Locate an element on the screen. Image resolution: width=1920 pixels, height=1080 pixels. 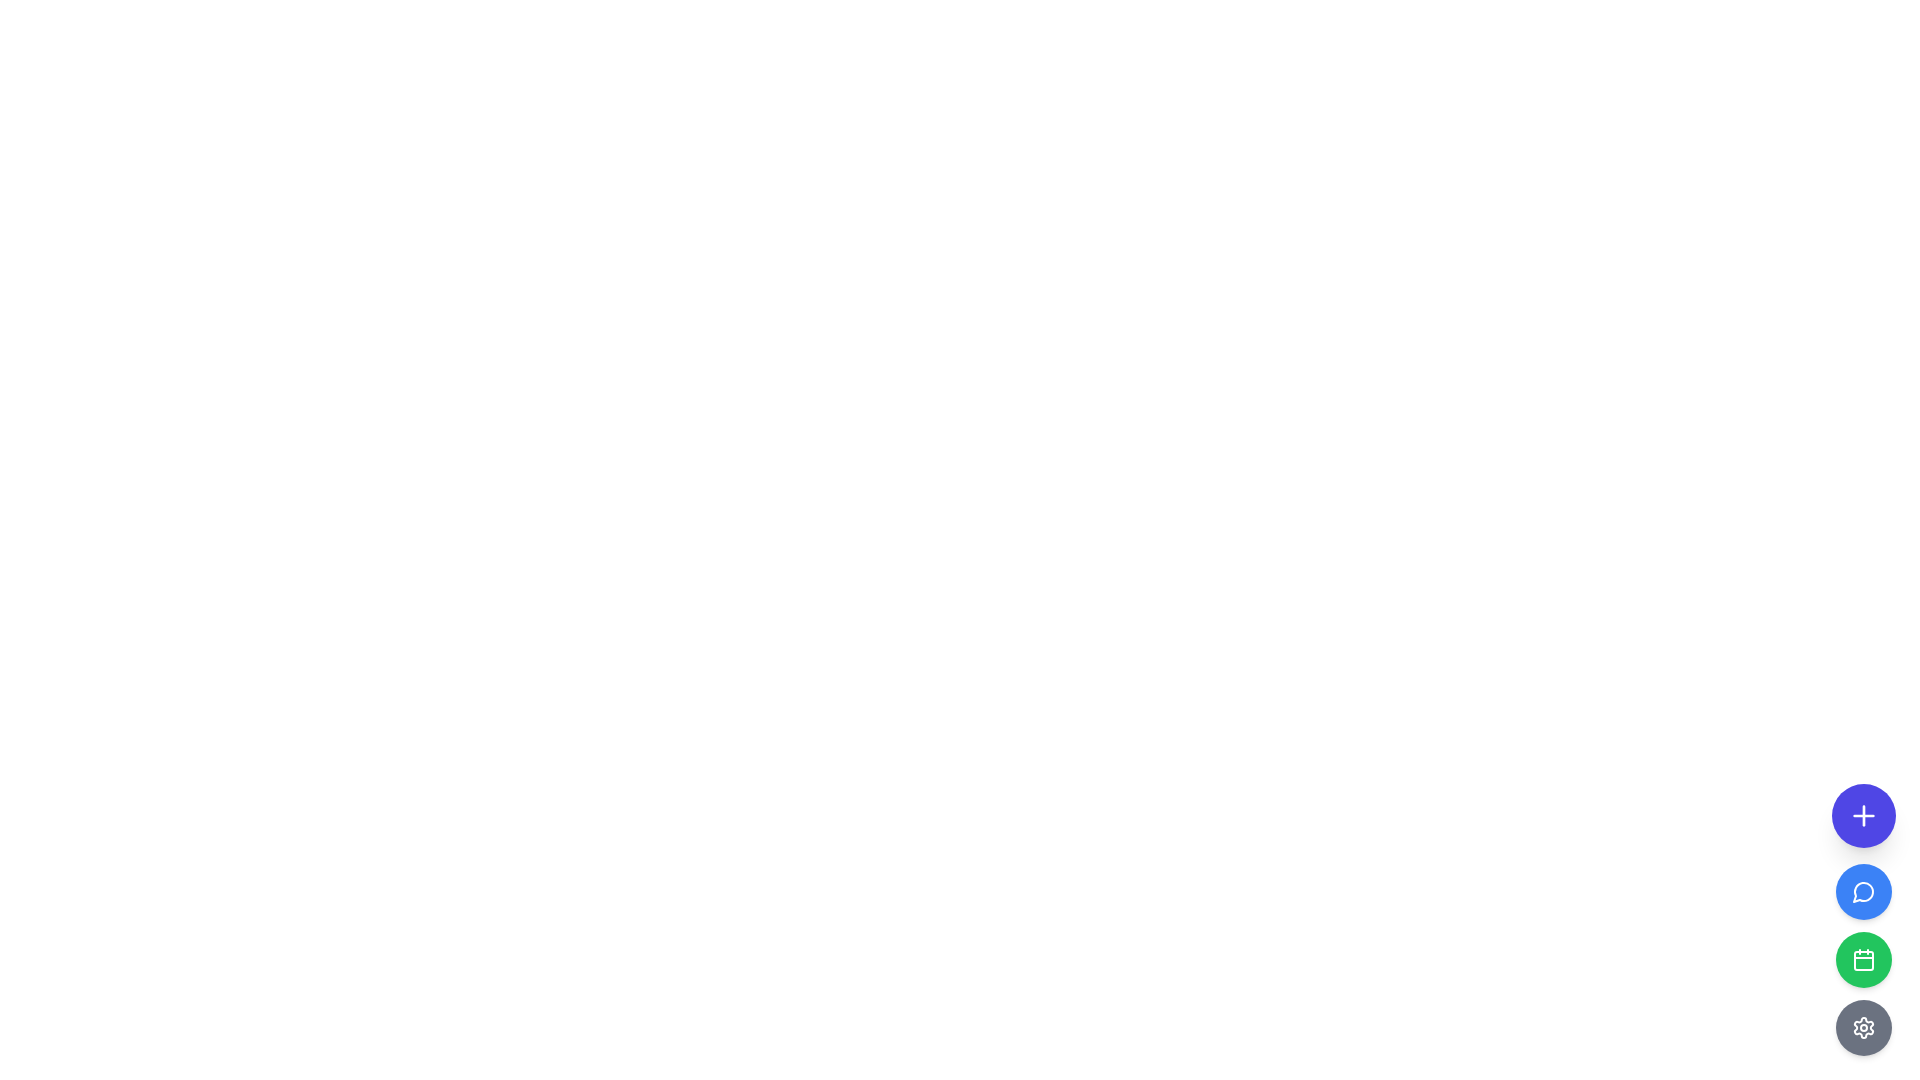
the settings icon button, which is a gear icon located in the bottom-right corner of the interface is located at coordinates (1862, 1028).